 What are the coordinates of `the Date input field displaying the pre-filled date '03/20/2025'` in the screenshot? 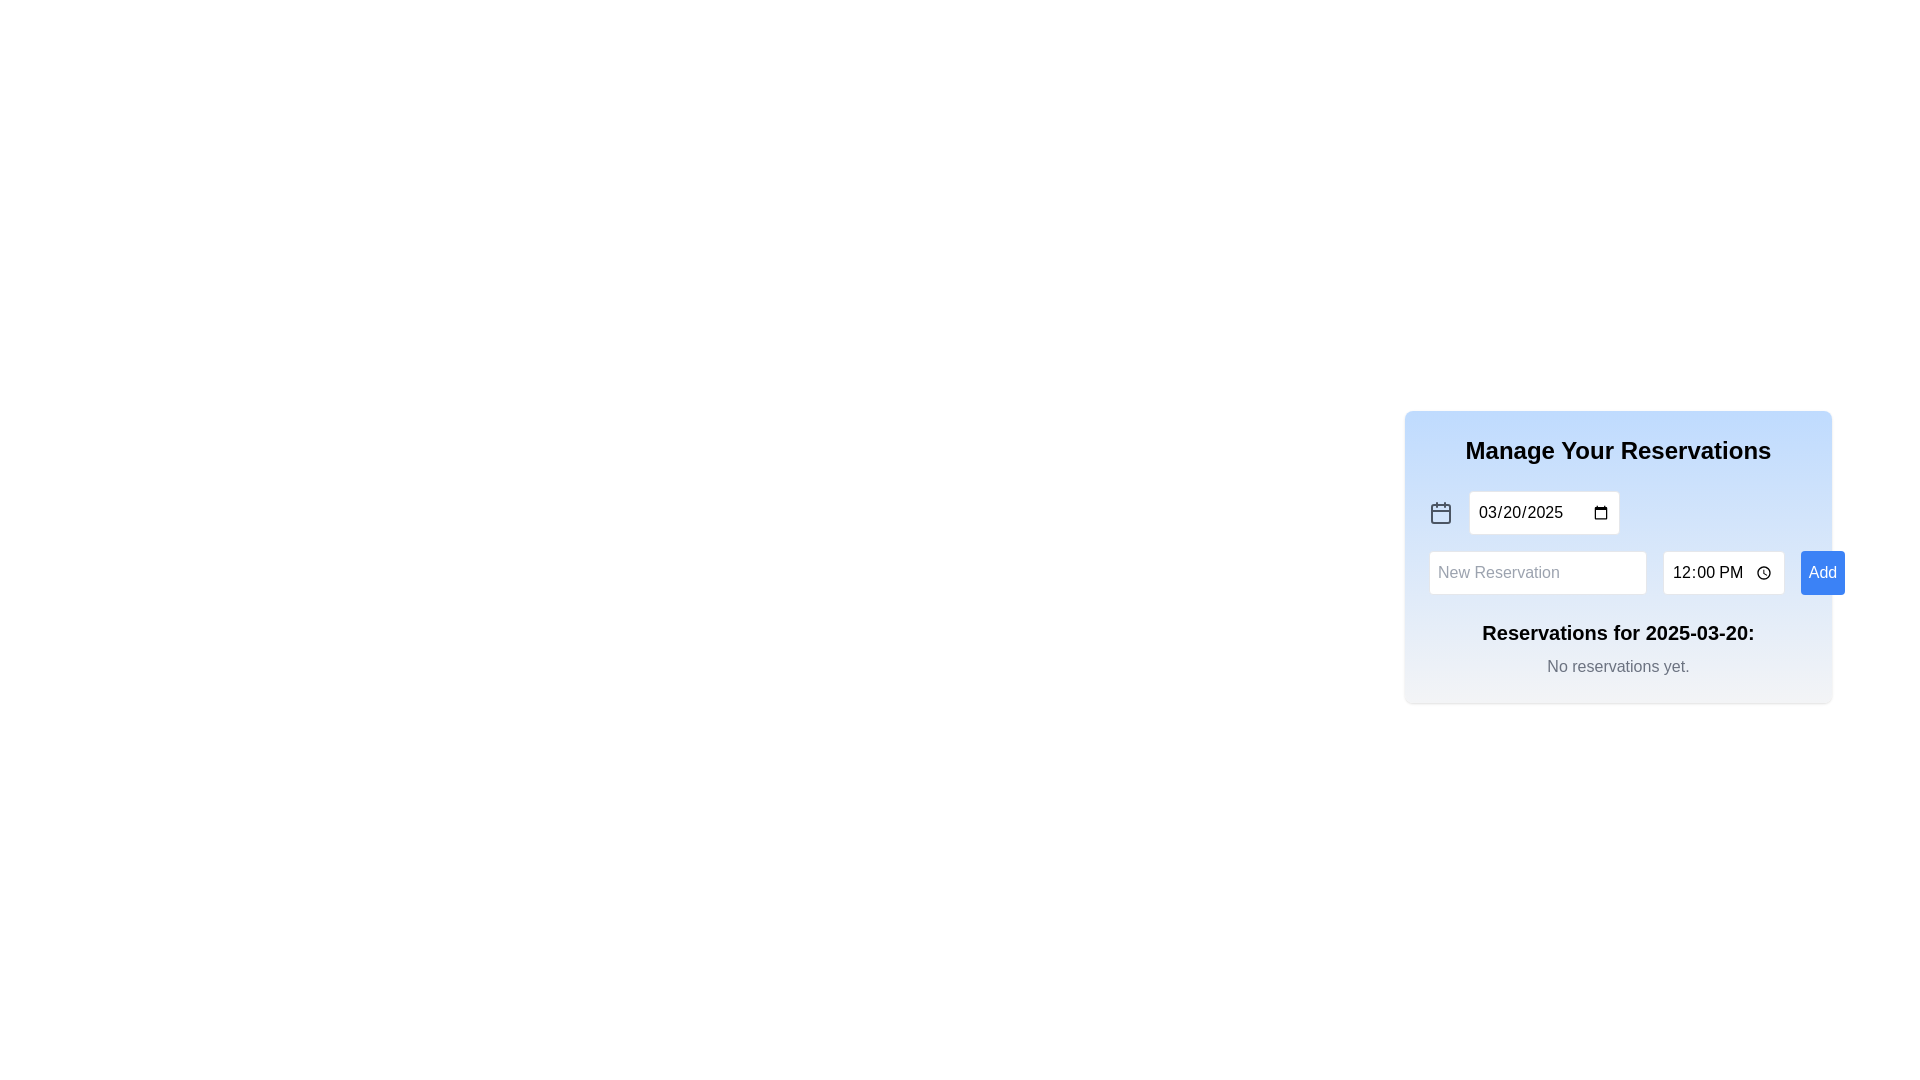 It's located at (1543, 512).